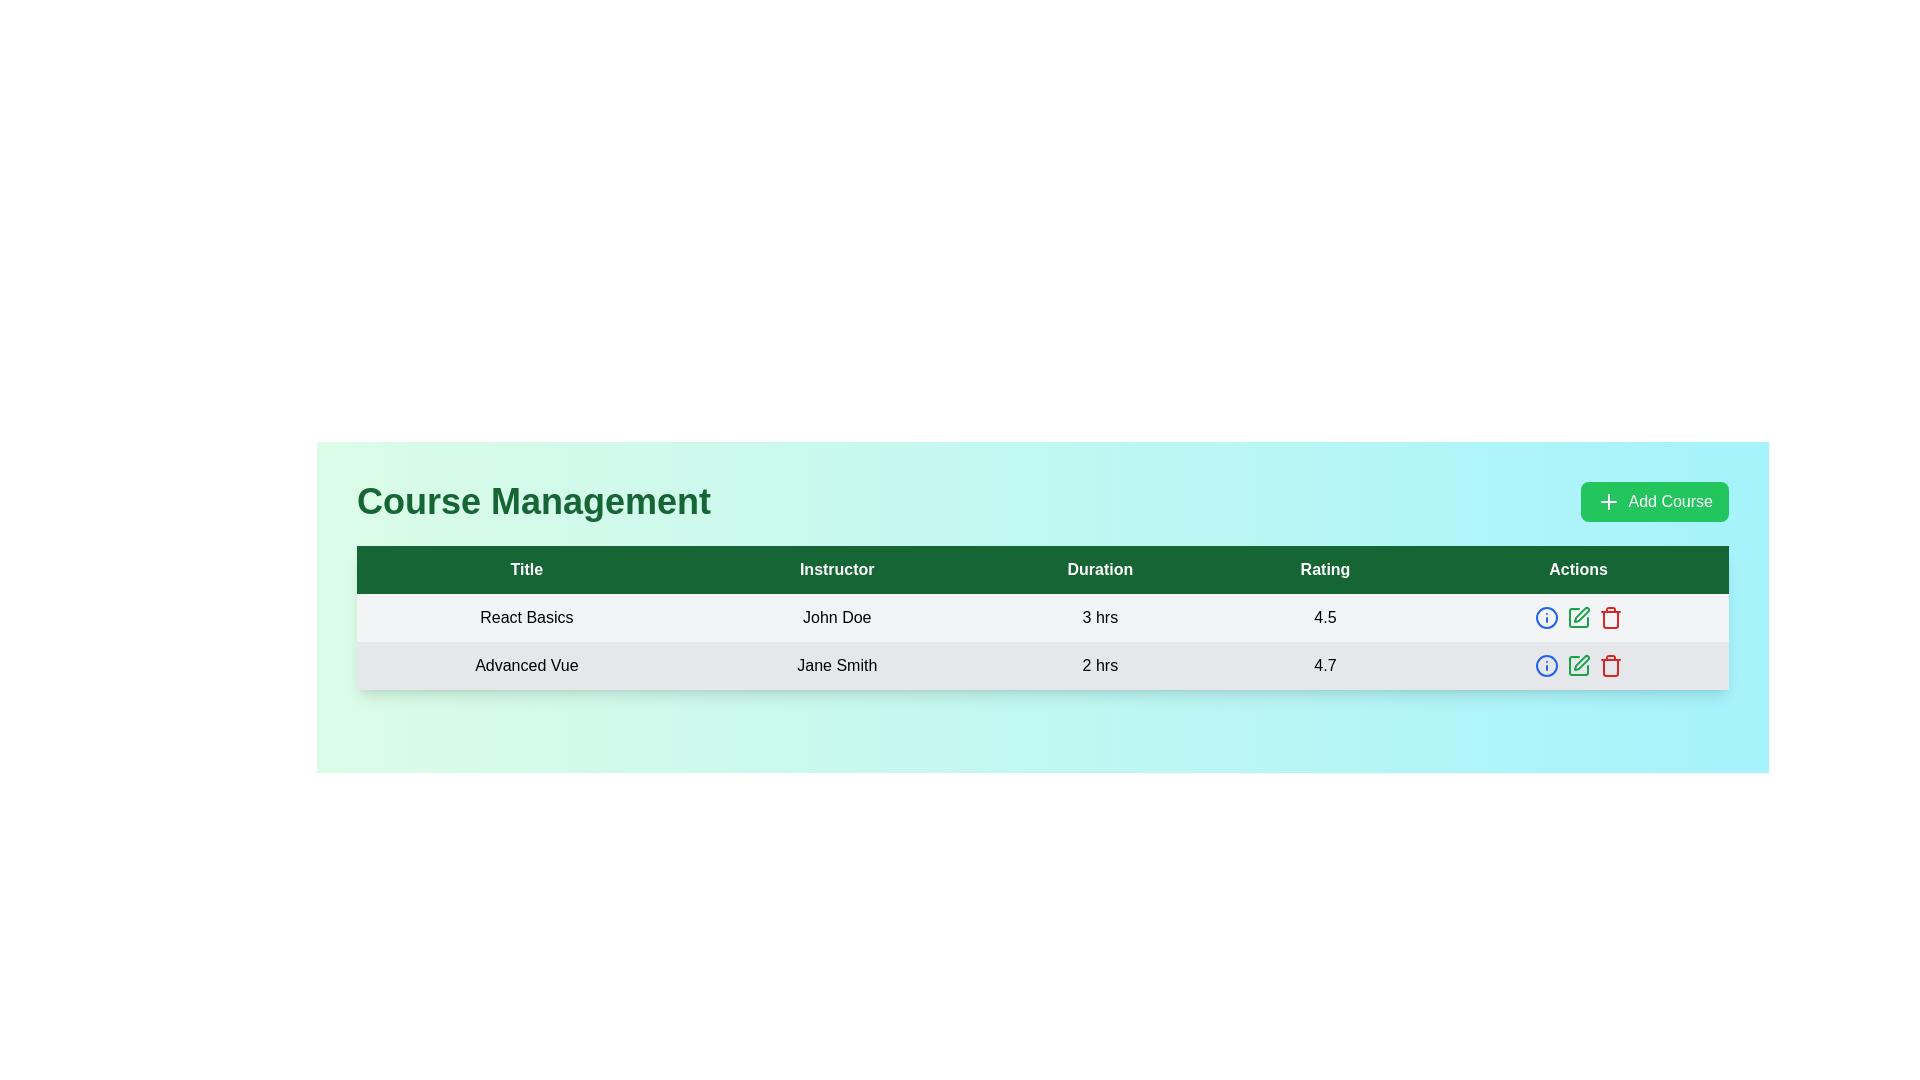 This screenshot has width=1920, height=1080. What do you see at coordinates (1545, 616) in the screenshot?
I see `SVG circle icon associated with the 'Advanced Vue' course in the 'Actions' column of the second row using developer tools` at bounding box center [1545, 616].